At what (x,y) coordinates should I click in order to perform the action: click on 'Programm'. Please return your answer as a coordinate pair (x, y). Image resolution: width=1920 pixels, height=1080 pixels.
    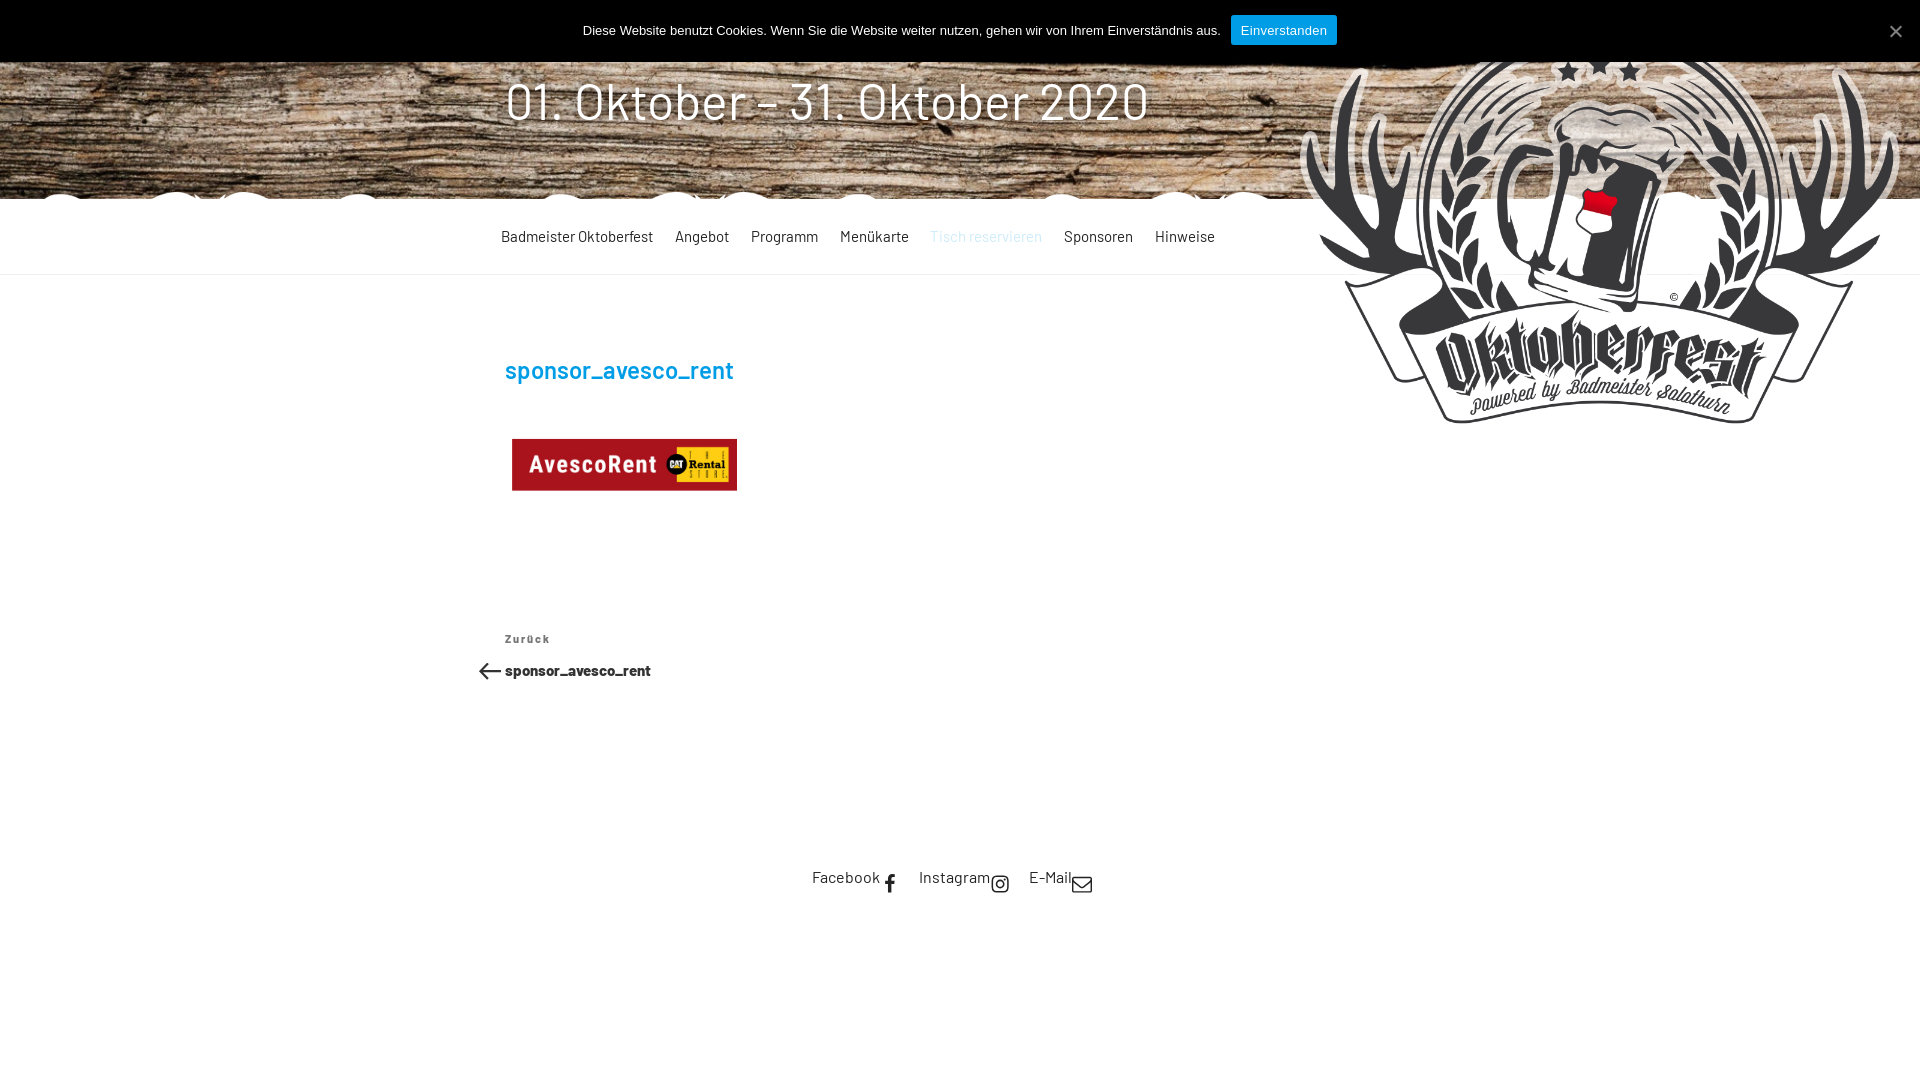
    Looking at the image, I should click on (781, 235).